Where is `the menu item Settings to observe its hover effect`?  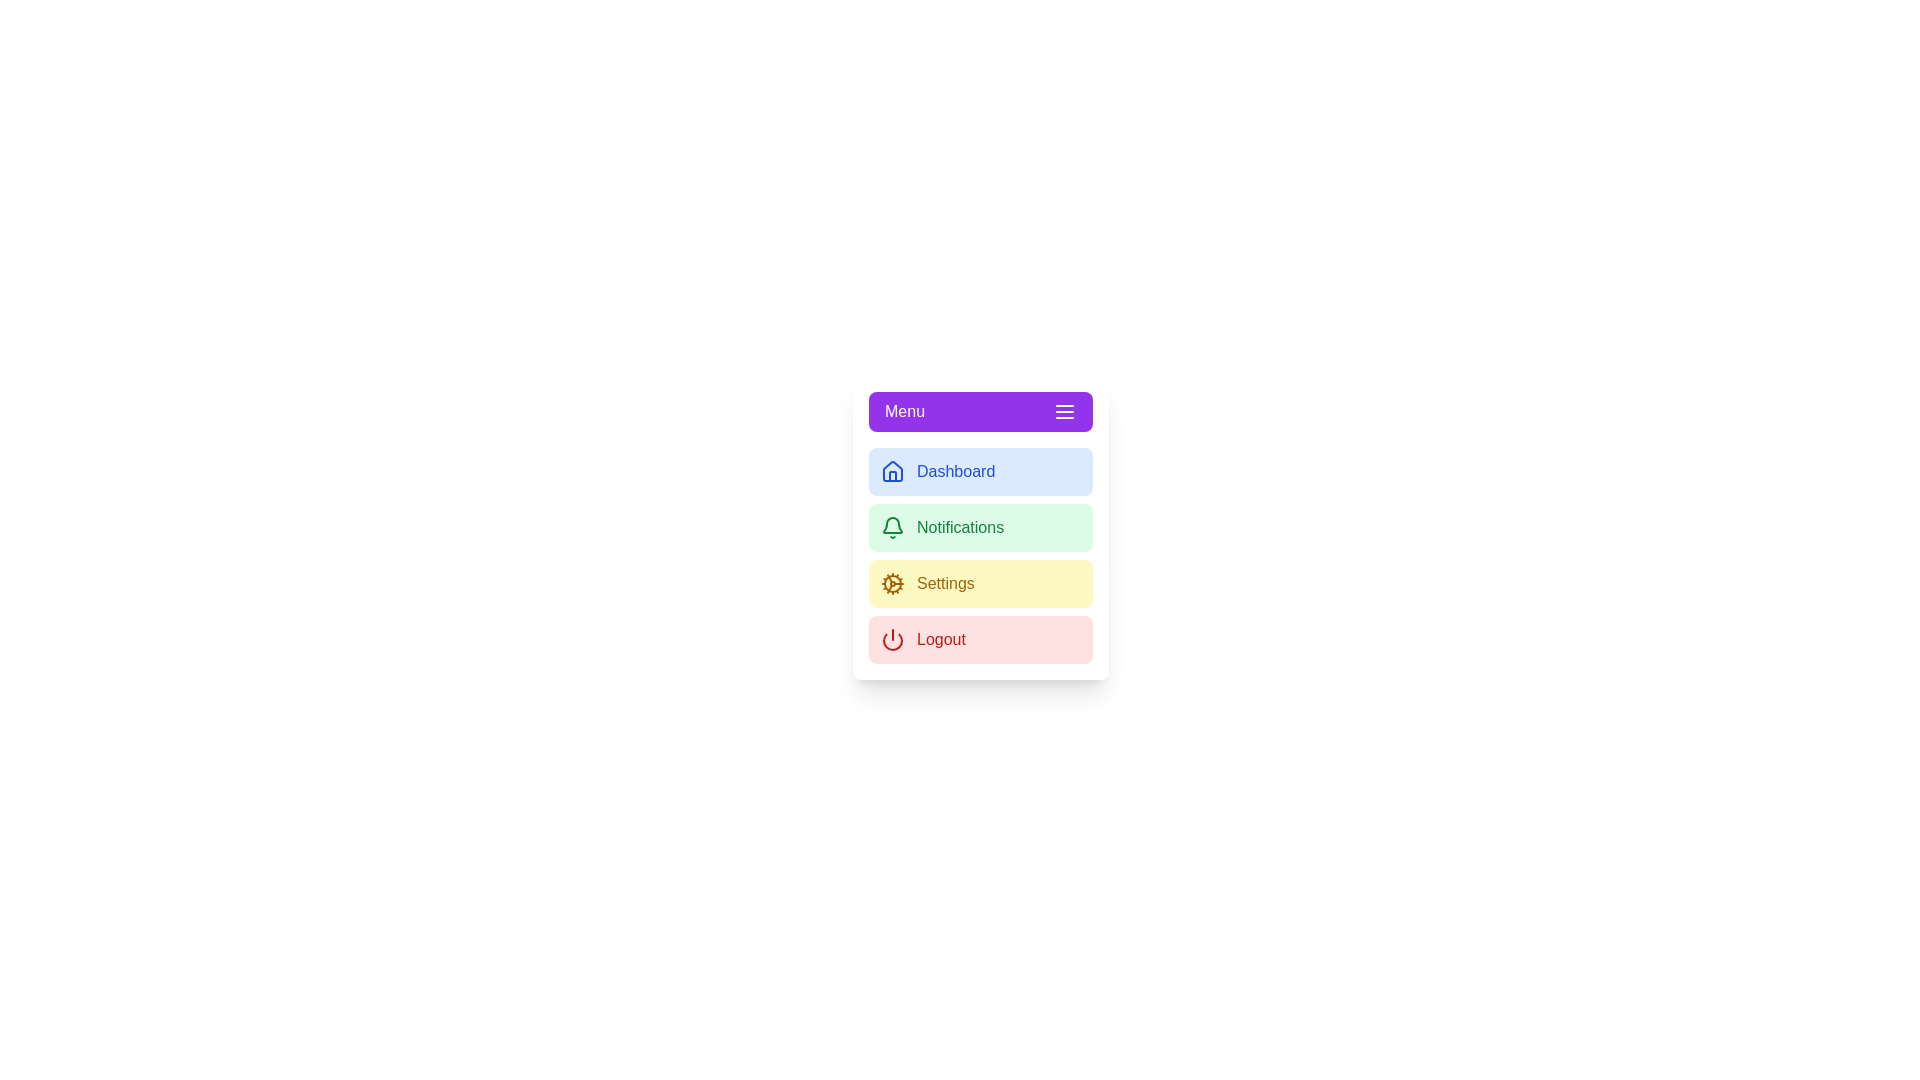
the menu item Settings to observe its hover effect is located at coordinates (980, 583).